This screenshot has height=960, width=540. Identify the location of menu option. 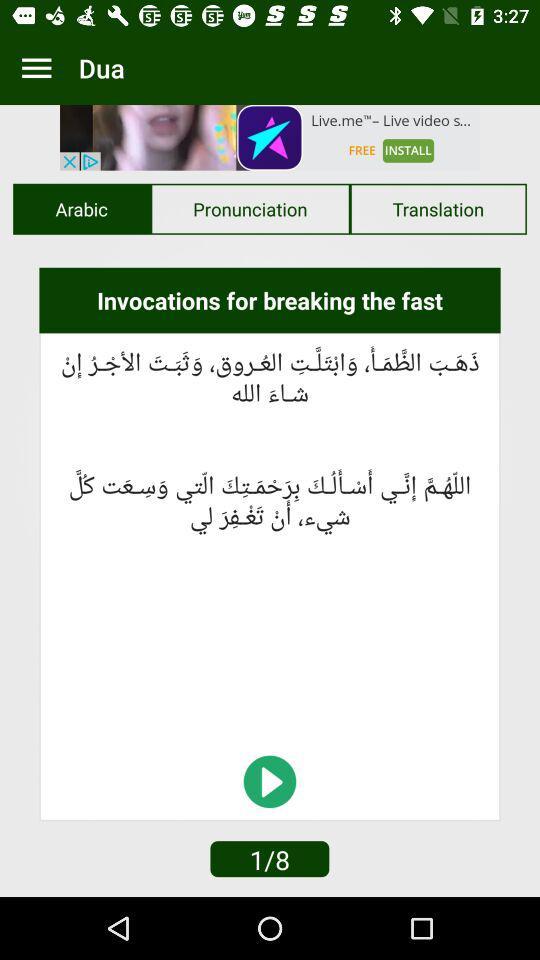
(36, 68).